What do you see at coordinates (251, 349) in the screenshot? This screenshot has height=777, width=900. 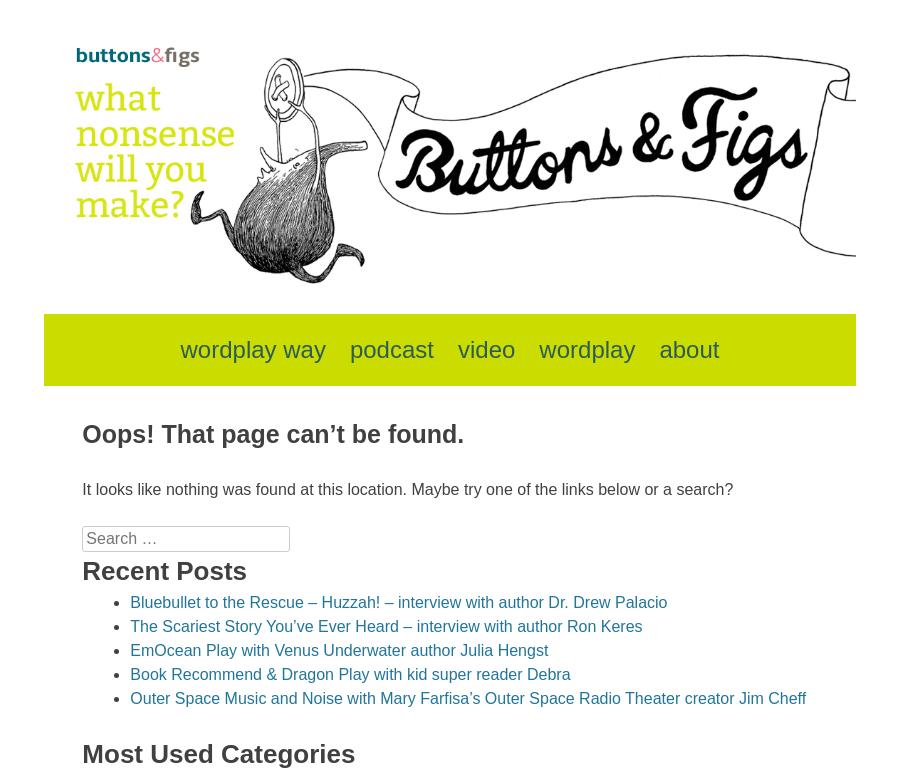 I see `'wordplay way'` at bounding box center [251, 349].